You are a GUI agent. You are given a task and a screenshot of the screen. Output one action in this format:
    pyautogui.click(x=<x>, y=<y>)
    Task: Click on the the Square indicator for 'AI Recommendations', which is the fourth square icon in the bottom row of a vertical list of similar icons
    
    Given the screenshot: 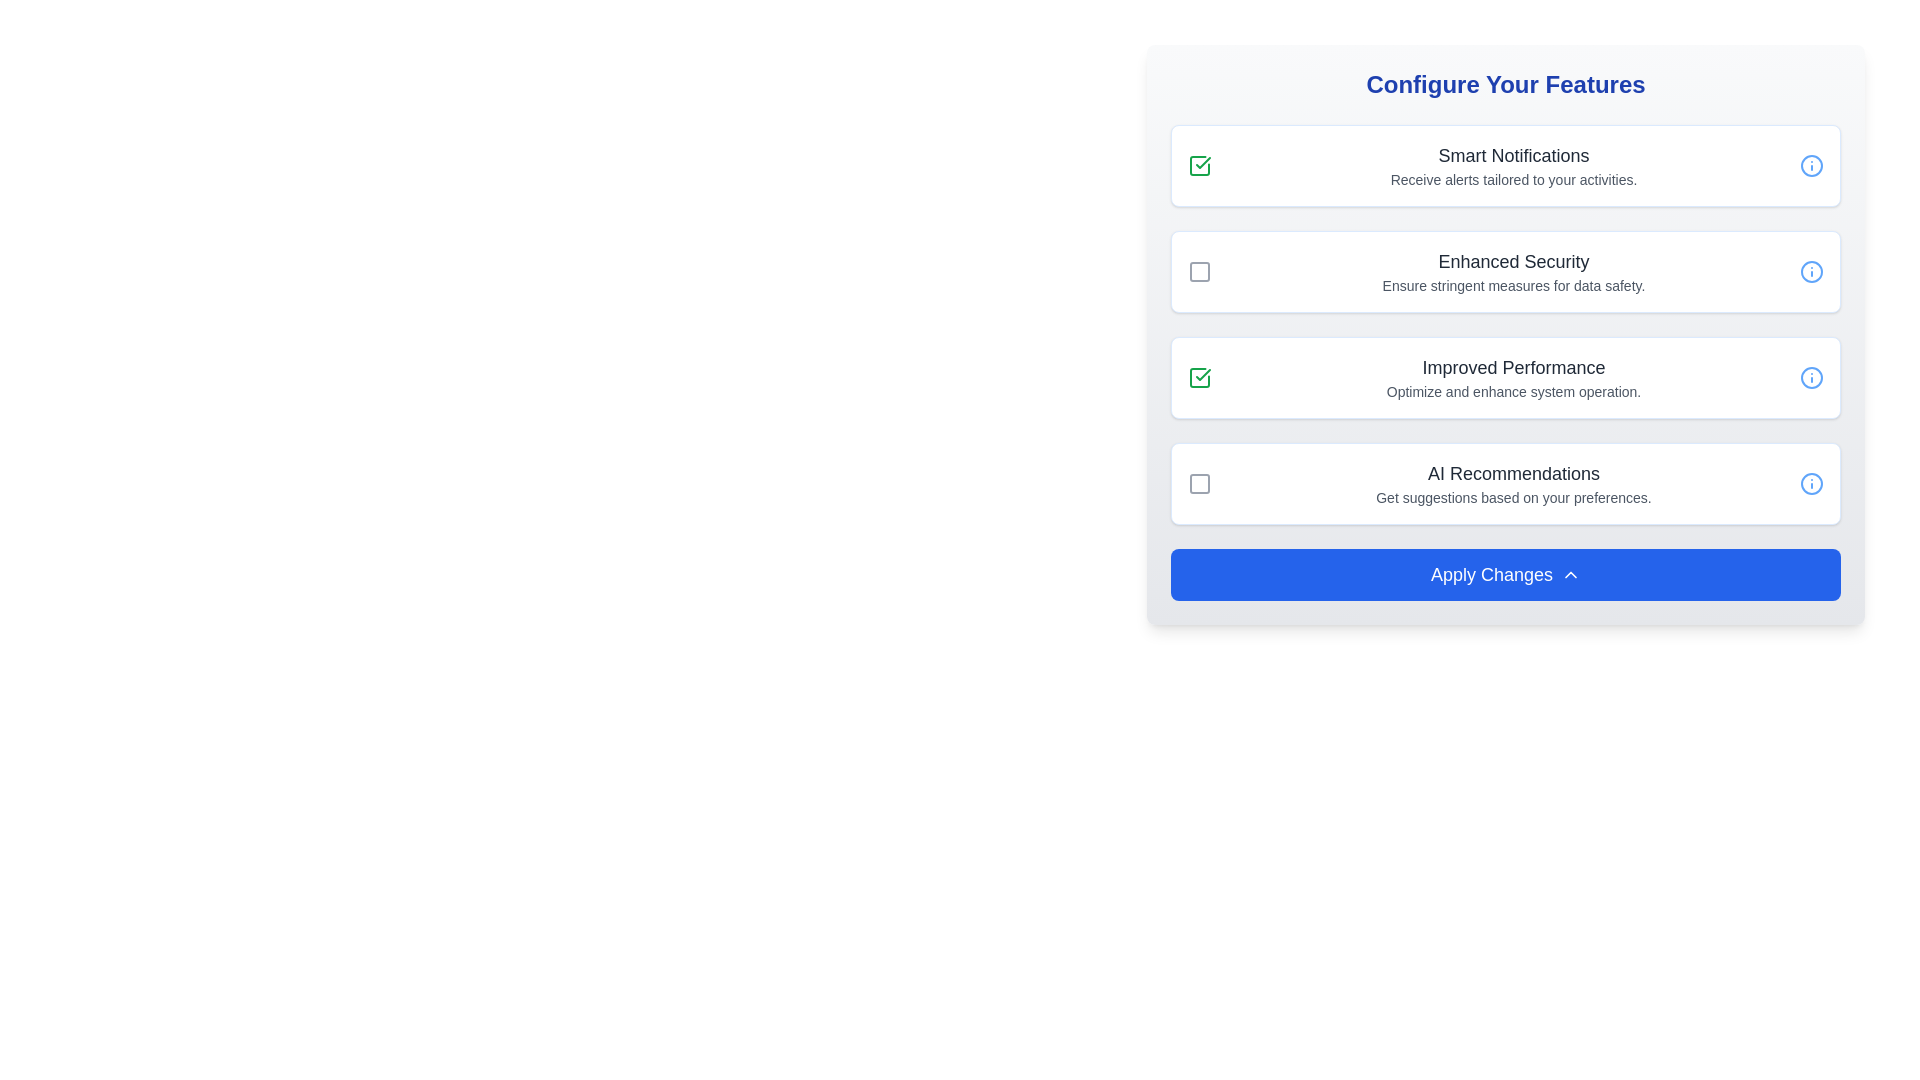 What is the action you would take?
    pyautogui.click(x=1200, y=483)
    